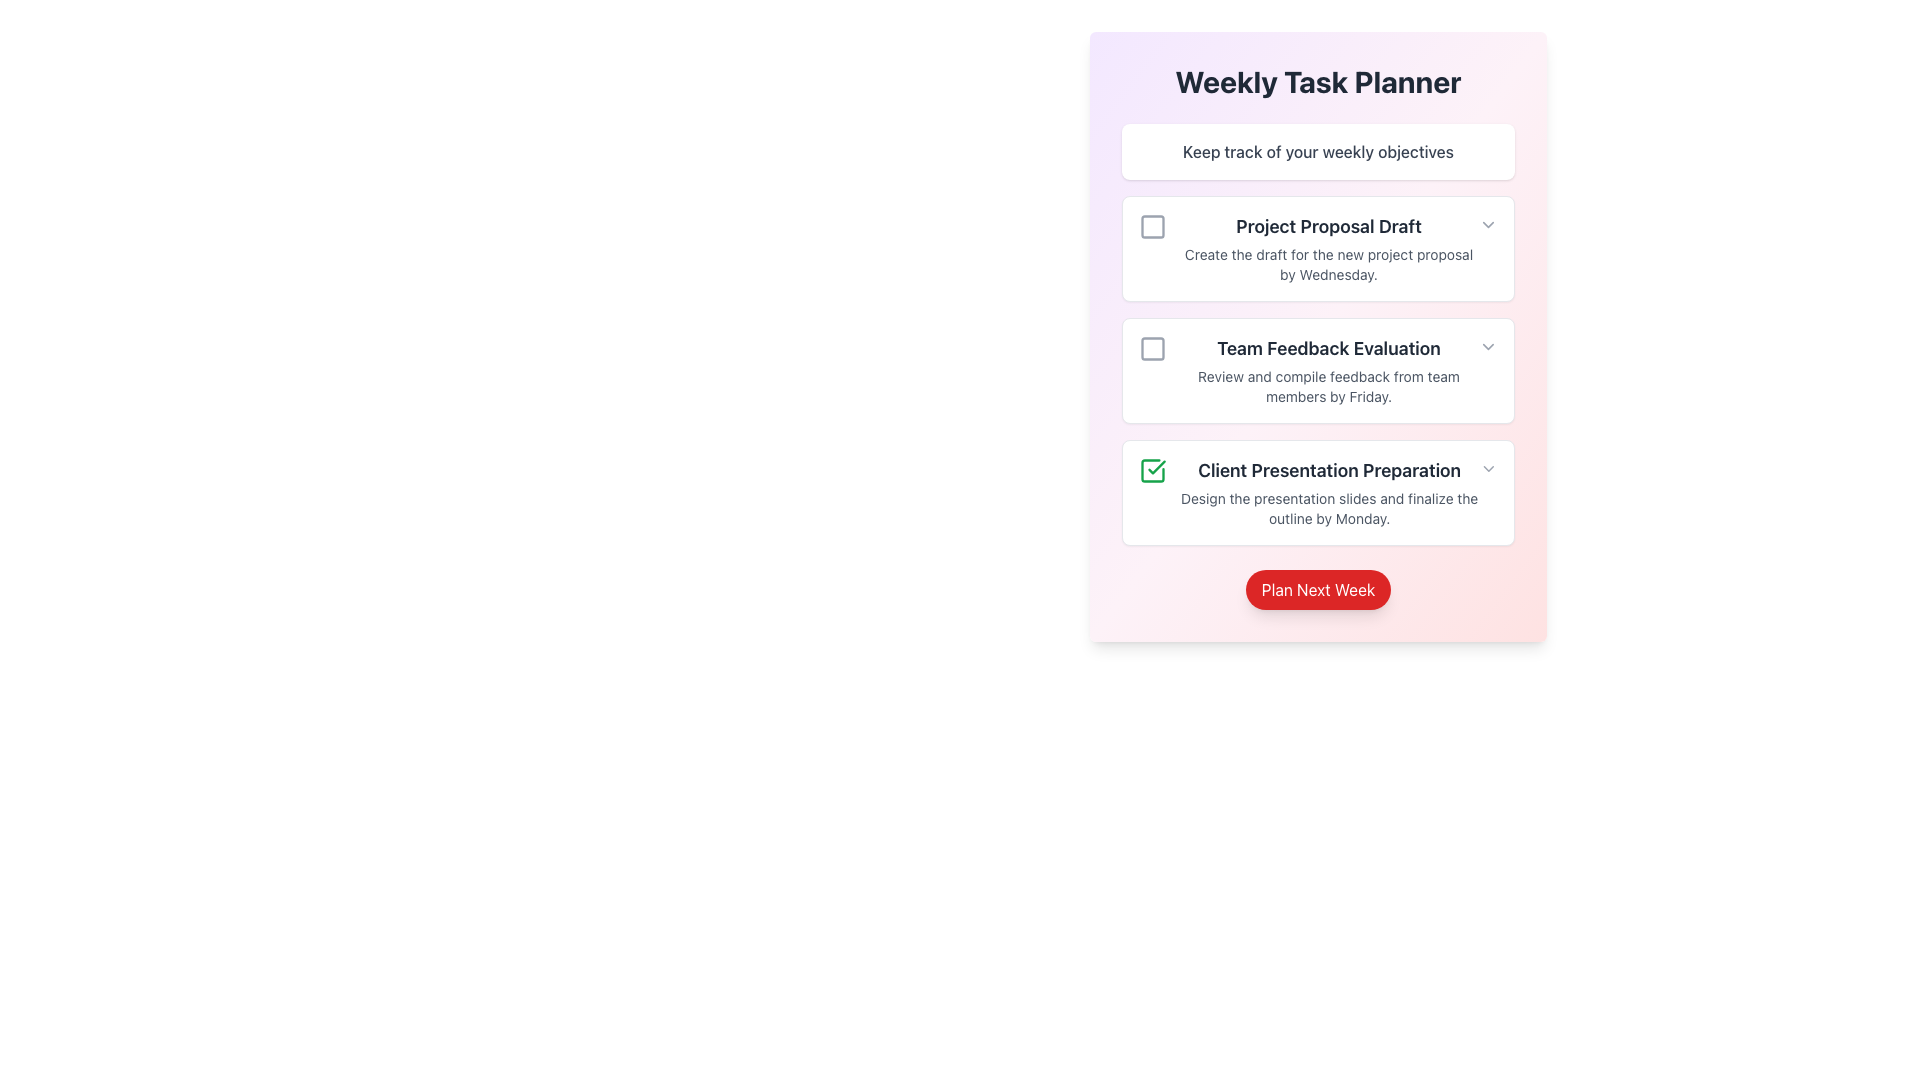 The image size is (1920, 1080). Describe the element at coordinates (1488, 224) in the screenshot. I see `the Chevron Down icon located on the far right of the 'Project Proposal Draft' section` at that location.